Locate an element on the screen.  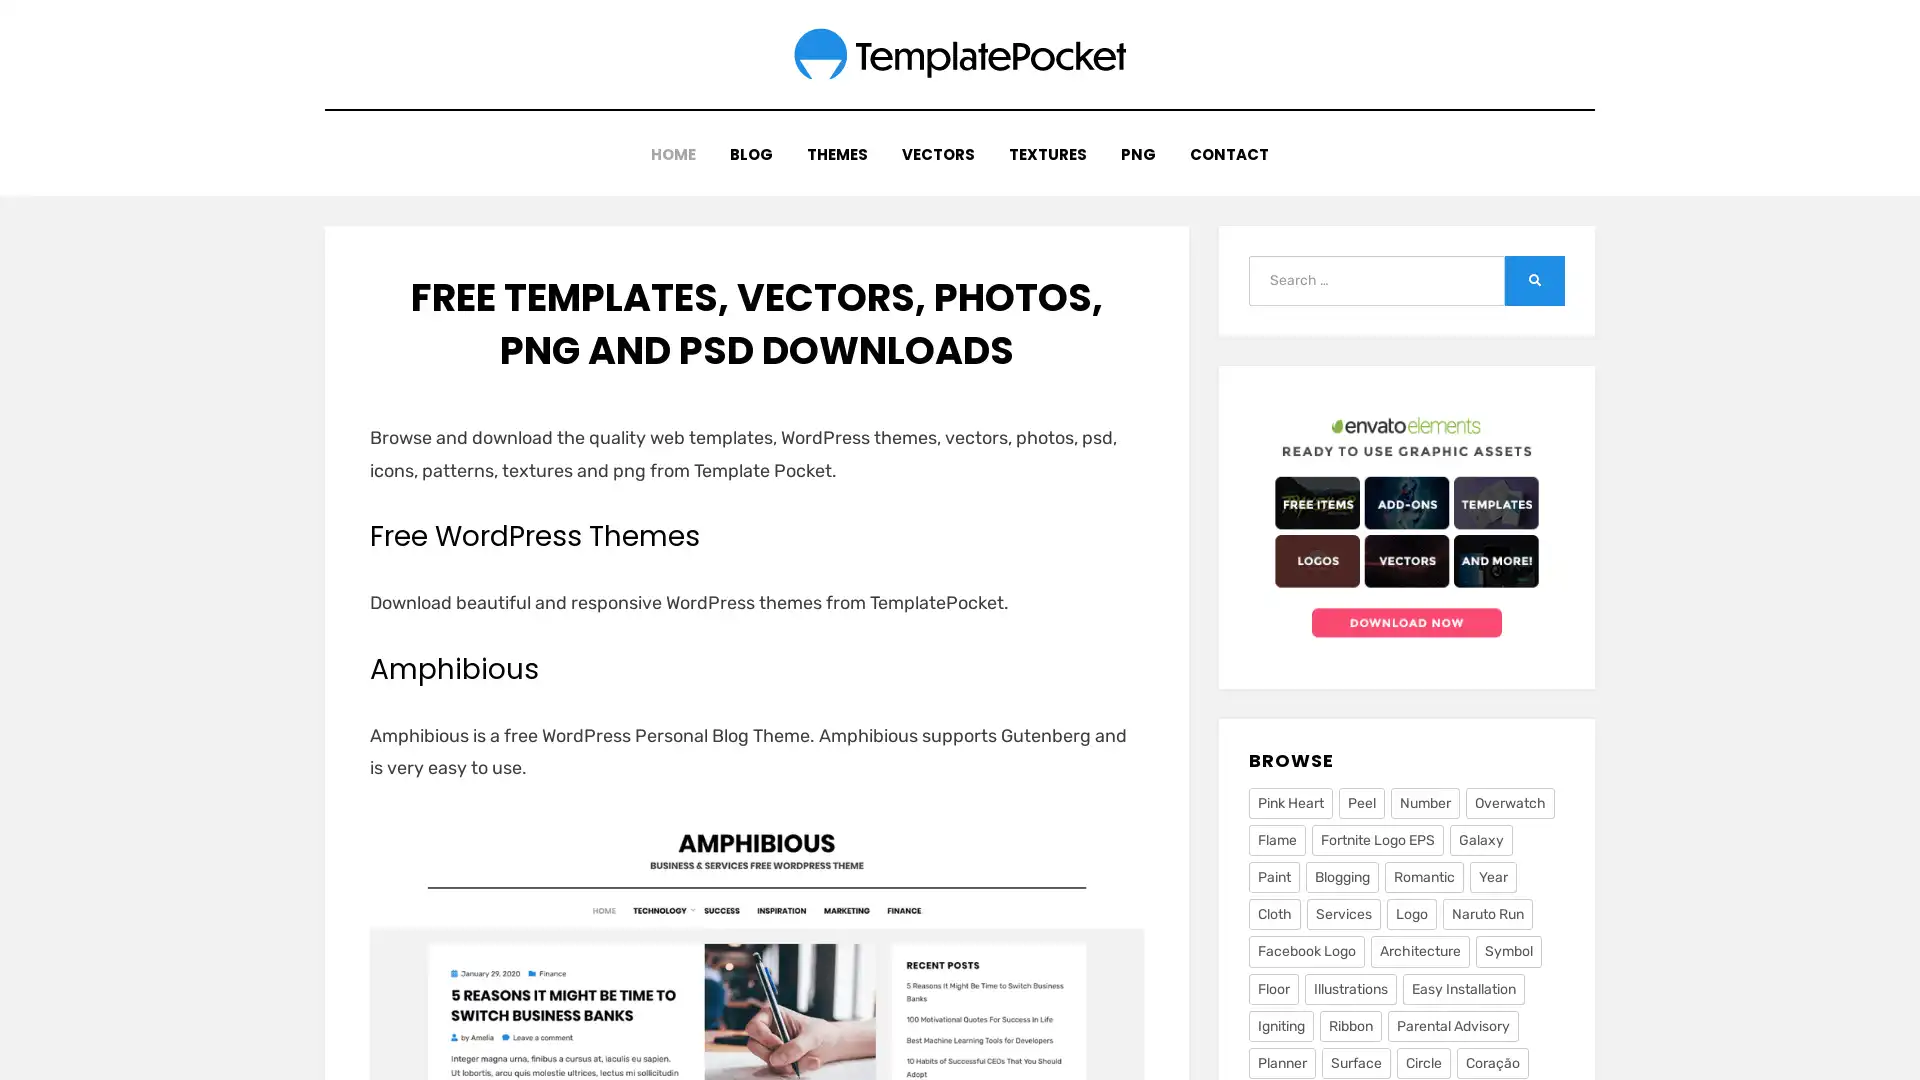
SEARCH is located at coordinates (1534, 264).